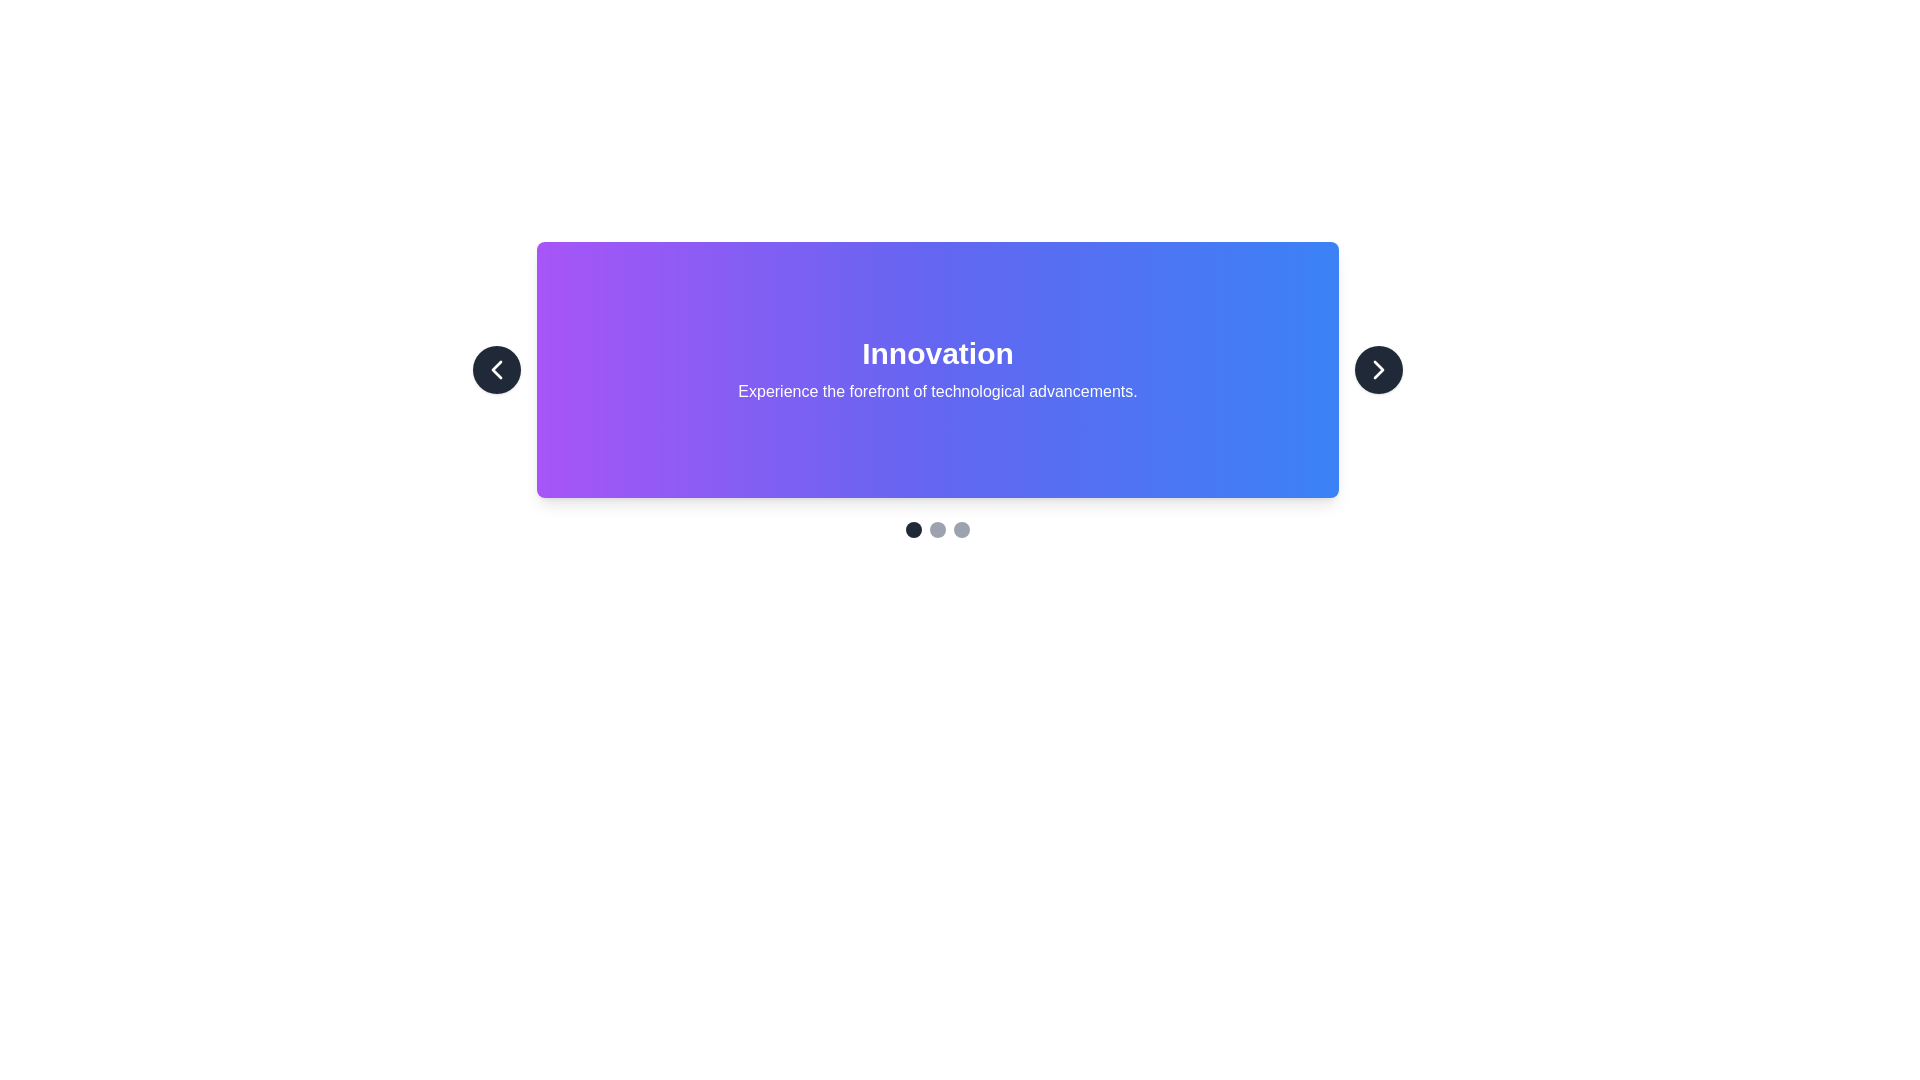 The height and width of the screenshot is (1080, 1920). I want to click on the Feature highlight section displaying 'Innovation' and its subtext 'Experience the forefront of technological advancements.', so click(936, 370).